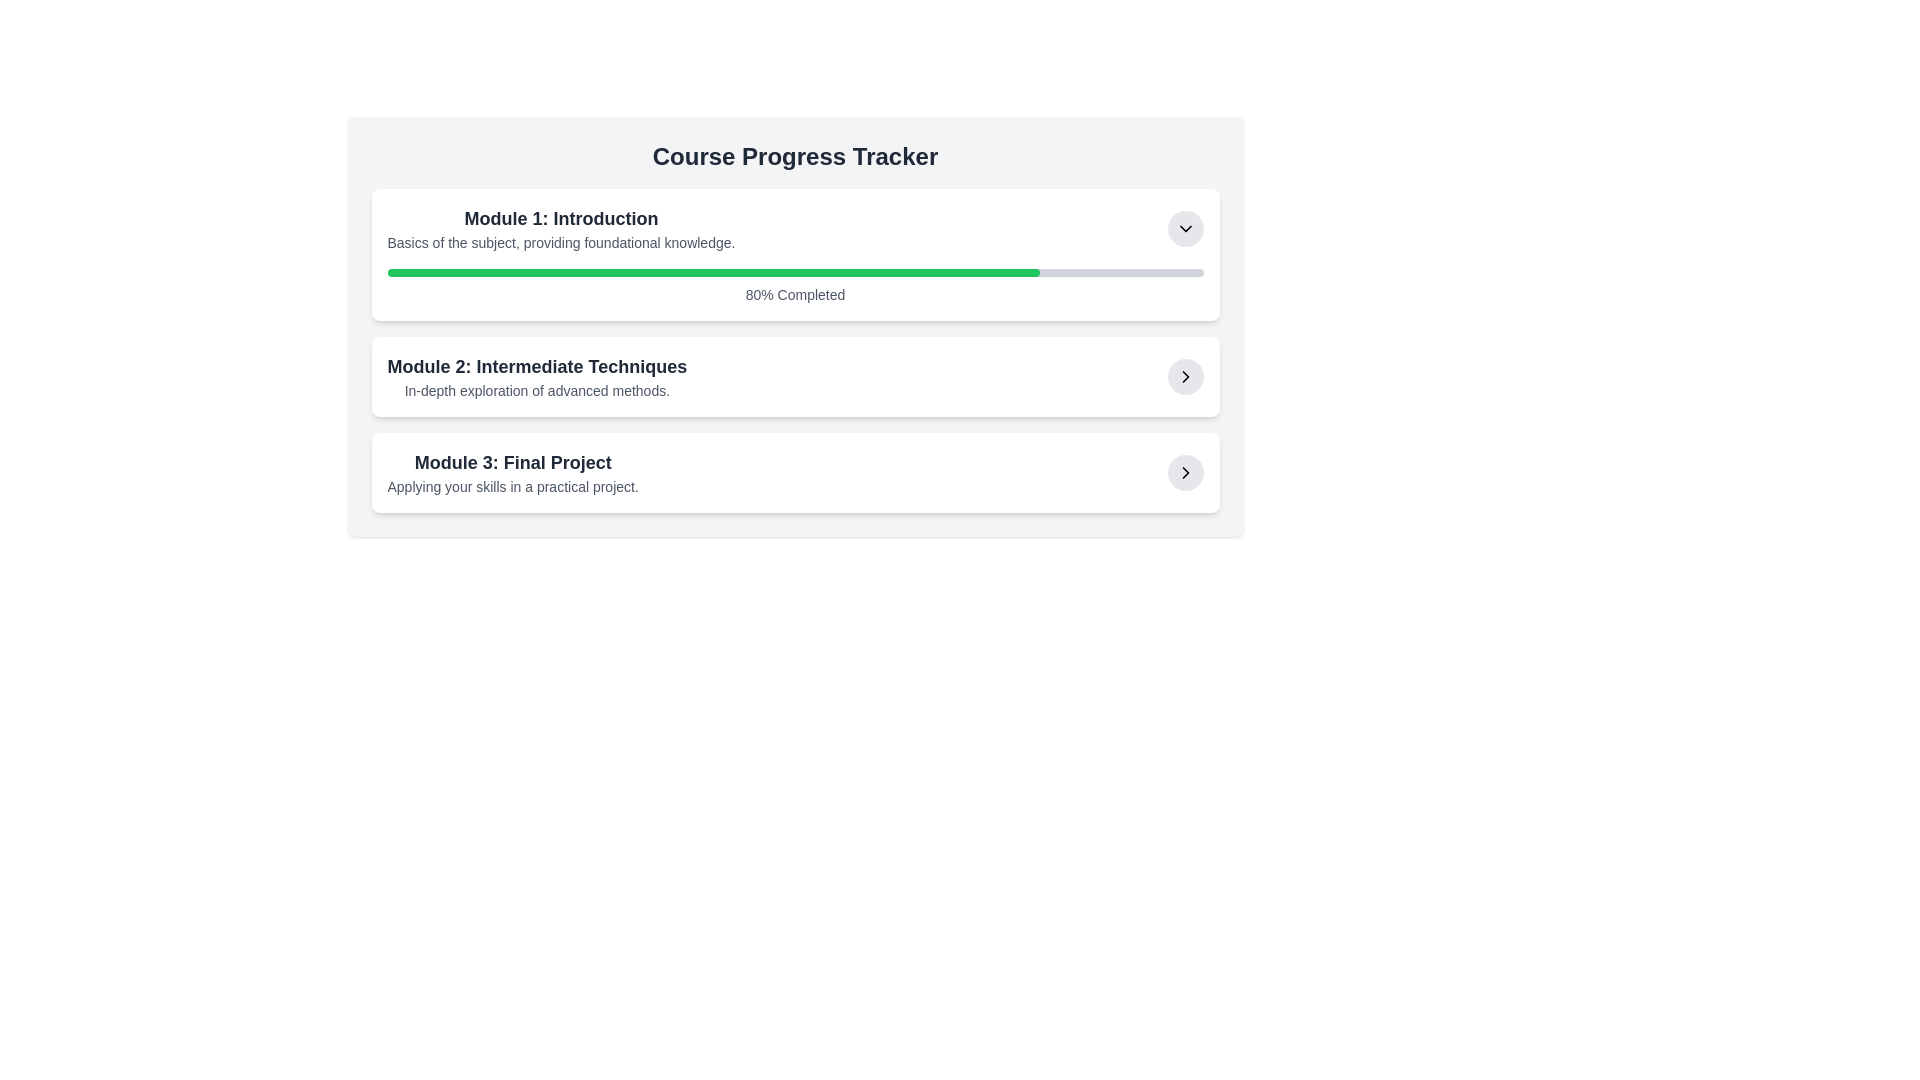  I want to click on the chevron icon pointing right located at the far-right of the second module entry, so click(1185, 377).